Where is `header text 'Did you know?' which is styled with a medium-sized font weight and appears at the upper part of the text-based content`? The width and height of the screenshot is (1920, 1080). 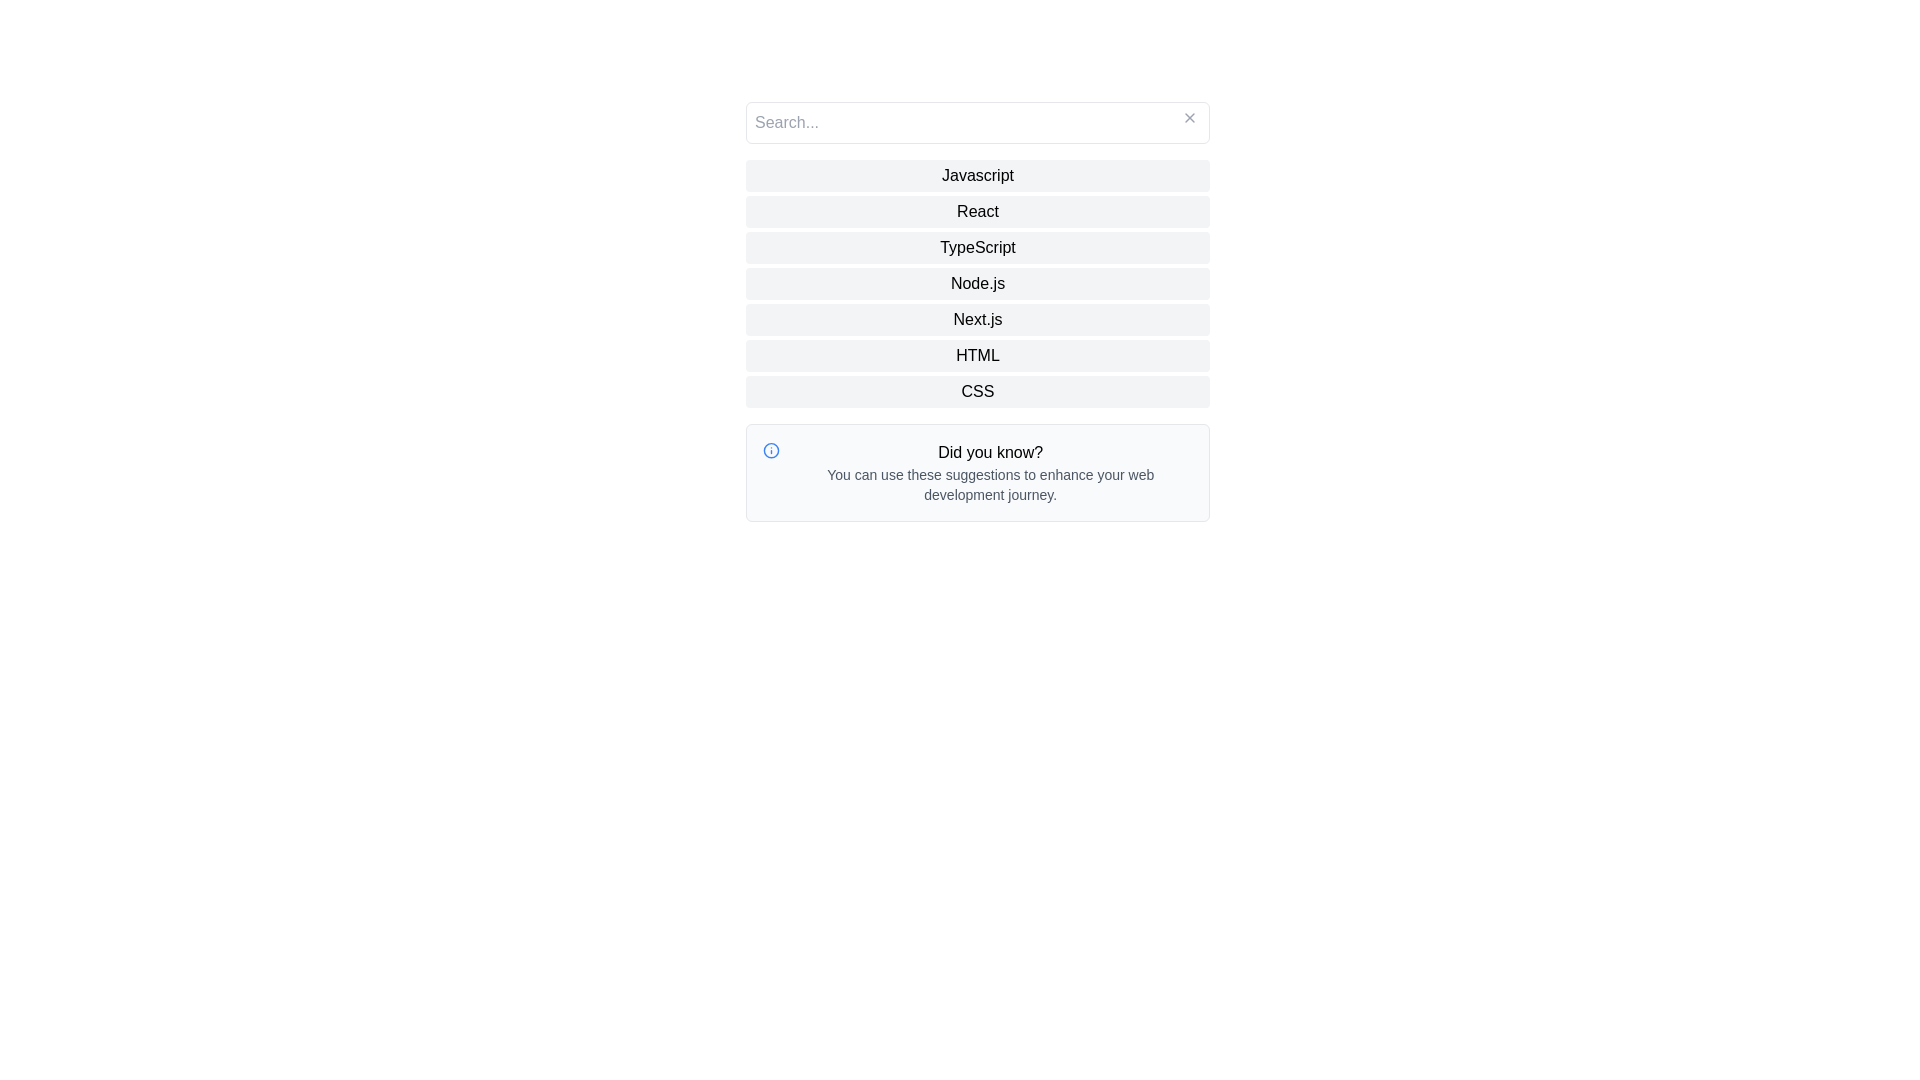 header text 'Did you know?' which is styled with a medium-sized font weight and appears at the upper part of the text-based content is located at coordinates (990, 452).